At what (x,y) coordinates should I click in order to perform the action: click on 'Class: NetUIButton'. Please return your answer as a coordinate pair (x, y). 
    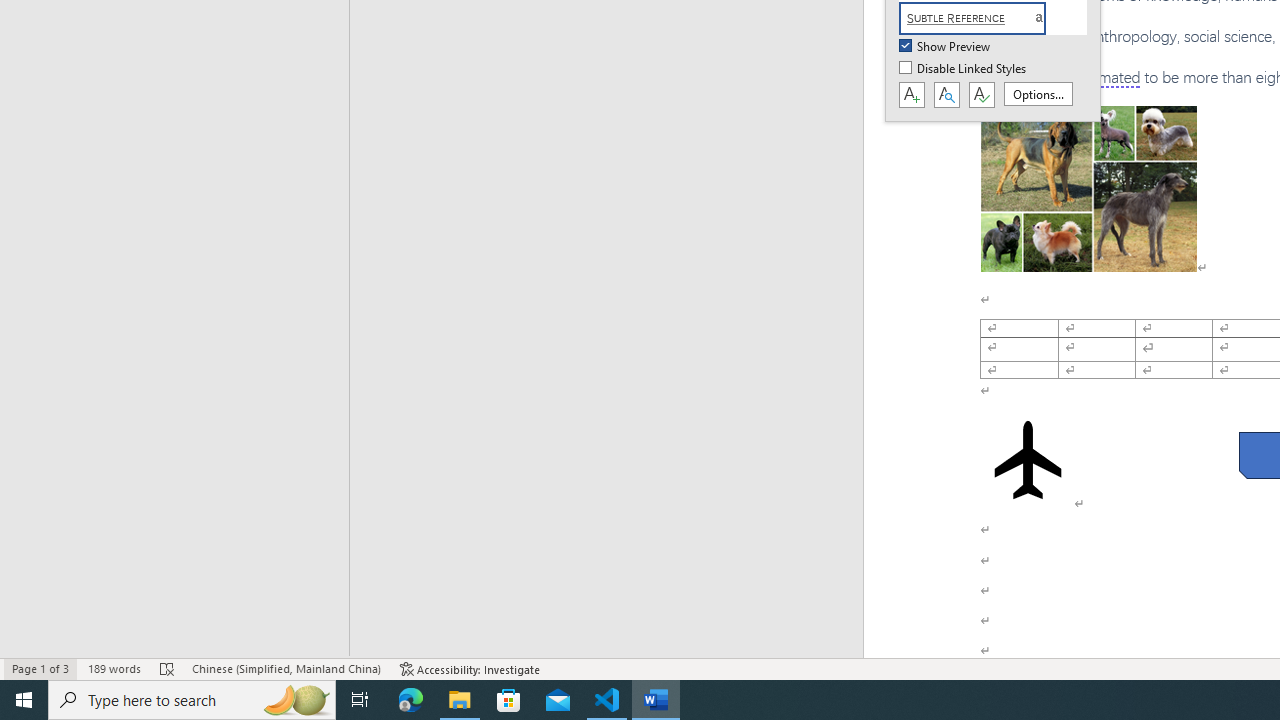
    Looking at the image, I should click on (981, 95).